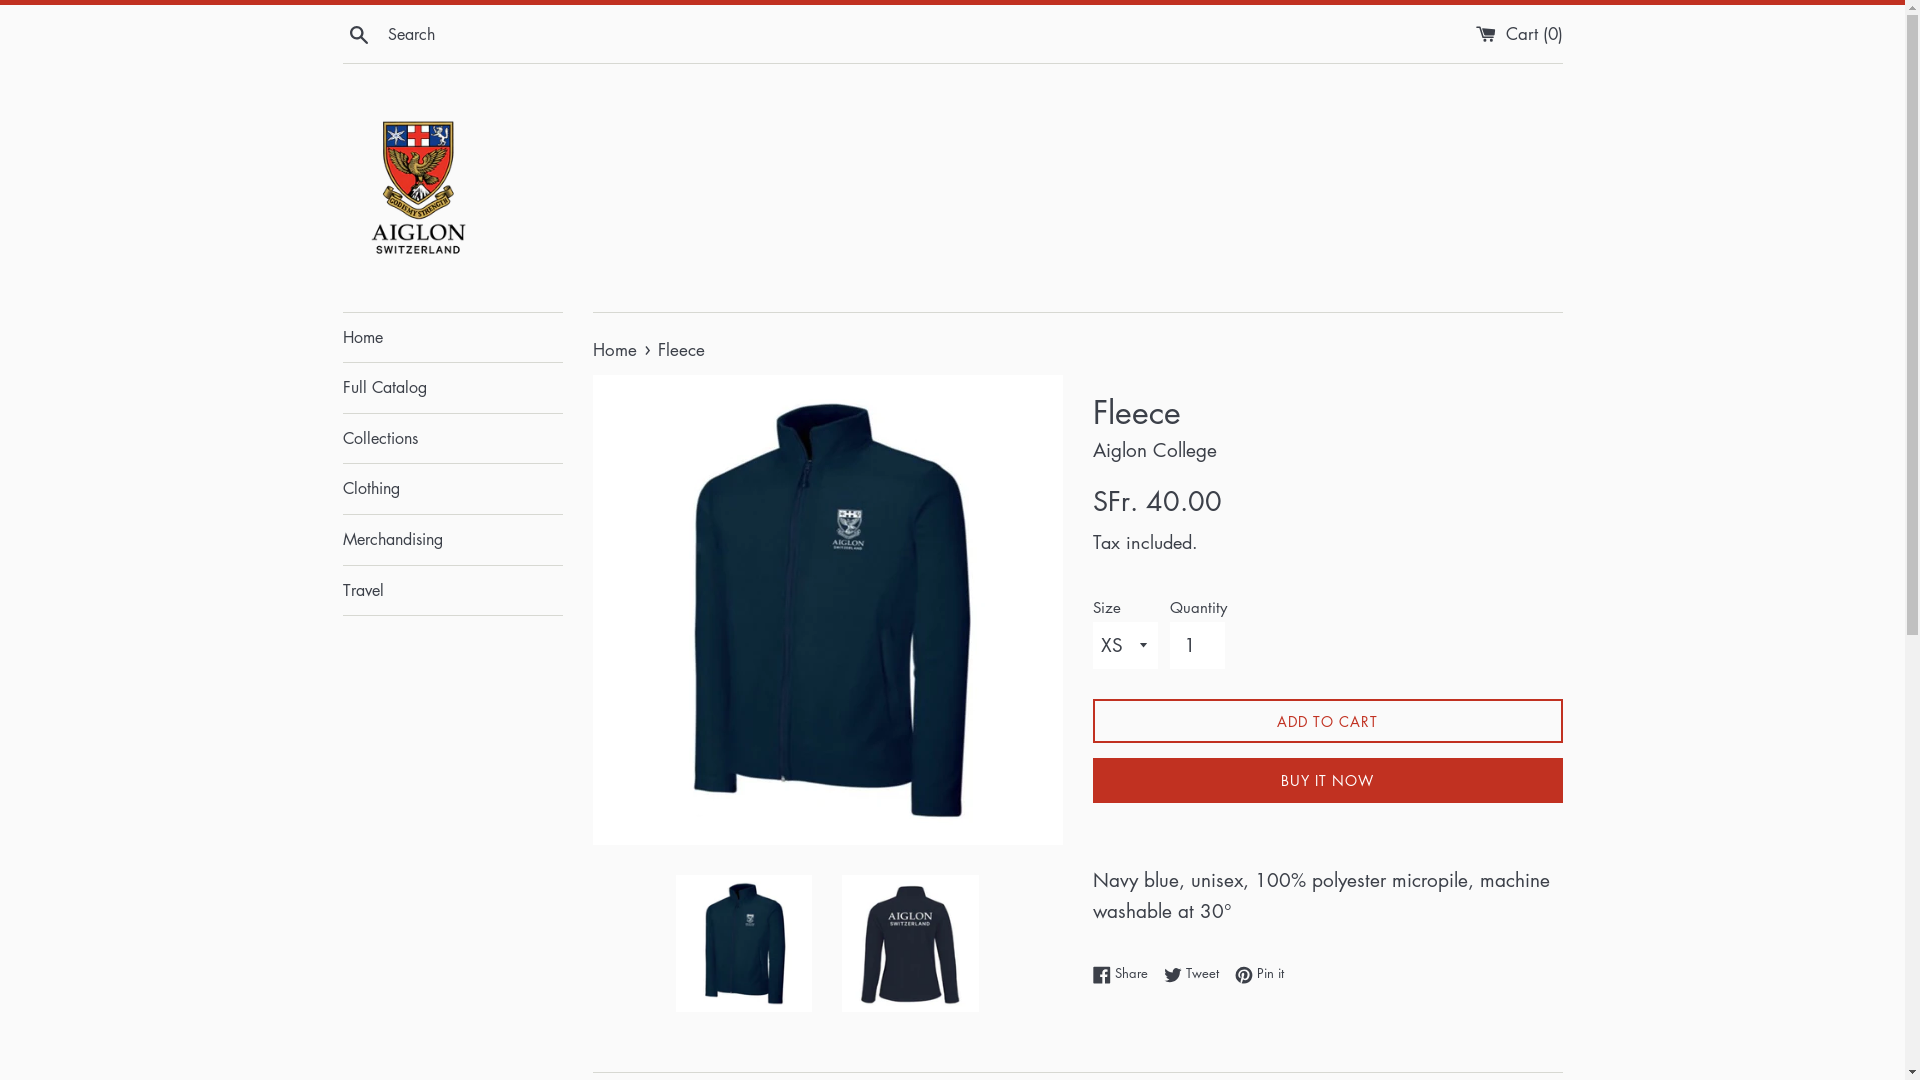 The image size is (1920, 1080). I want to click on 'Clothing', so click(450, 489).